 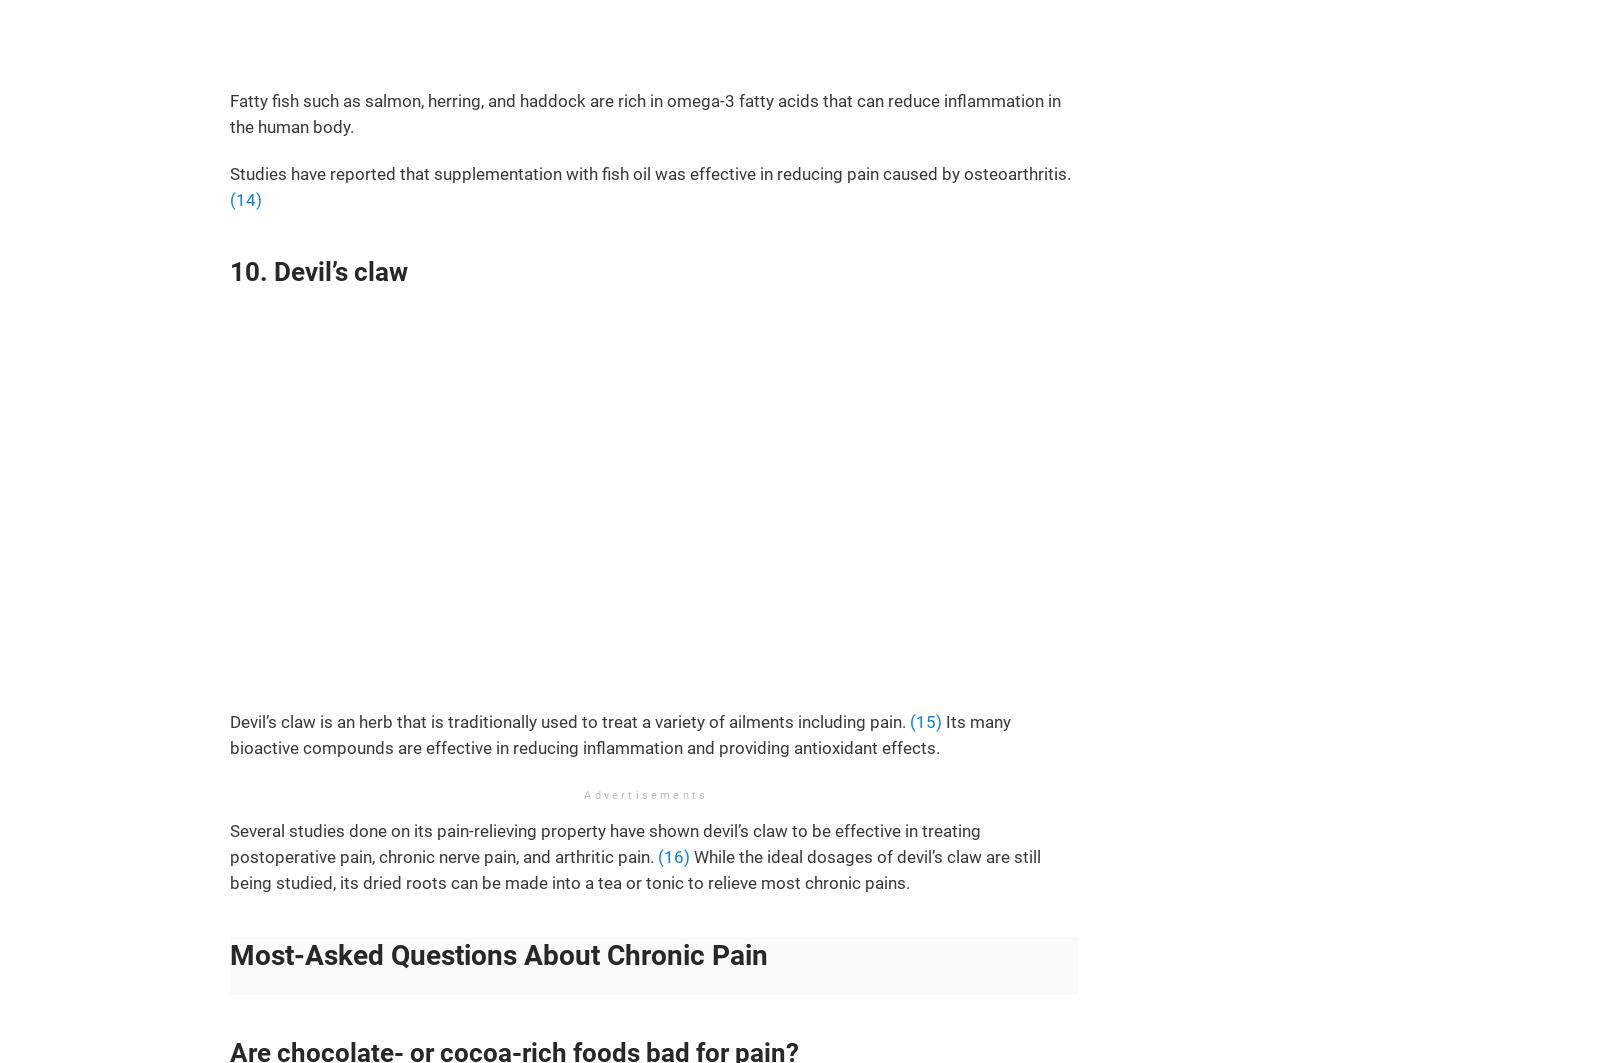 I want to click on 'Devil’s claw is an herb that is traditionally used to treat a variety of ailments including pain.', so click(x=568, y=721).